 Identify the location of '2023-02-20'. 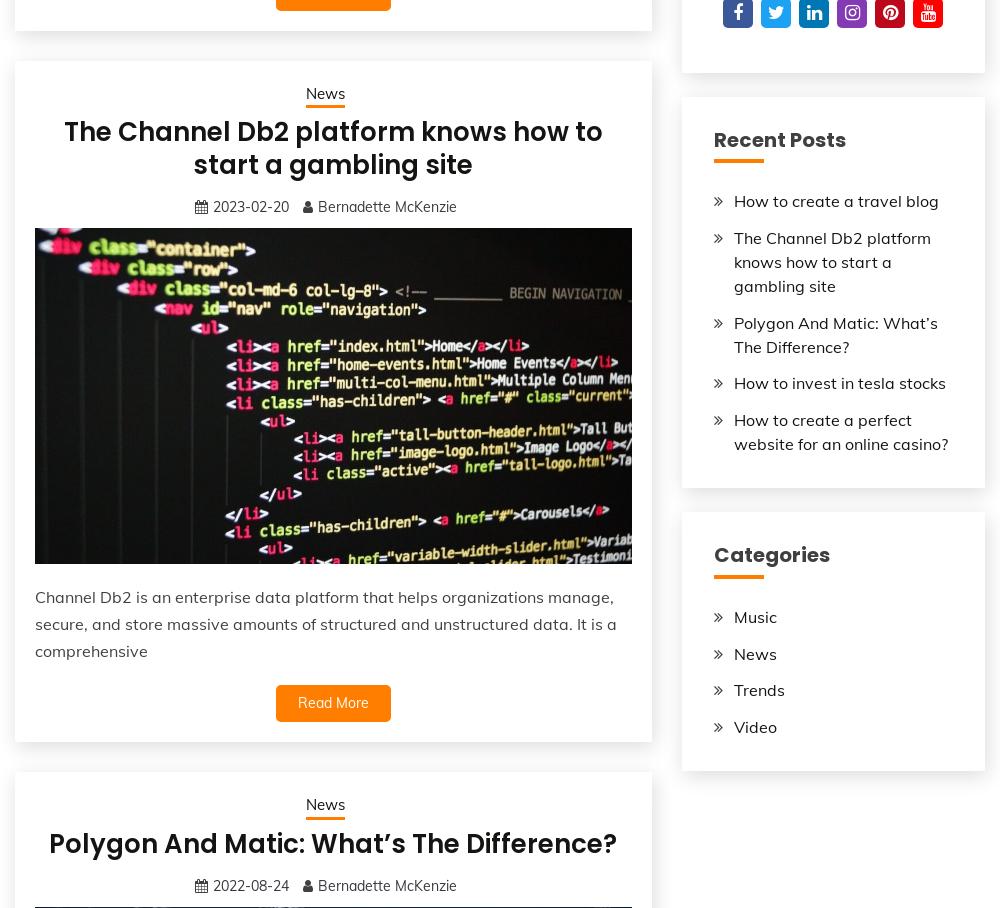
(251, 207).